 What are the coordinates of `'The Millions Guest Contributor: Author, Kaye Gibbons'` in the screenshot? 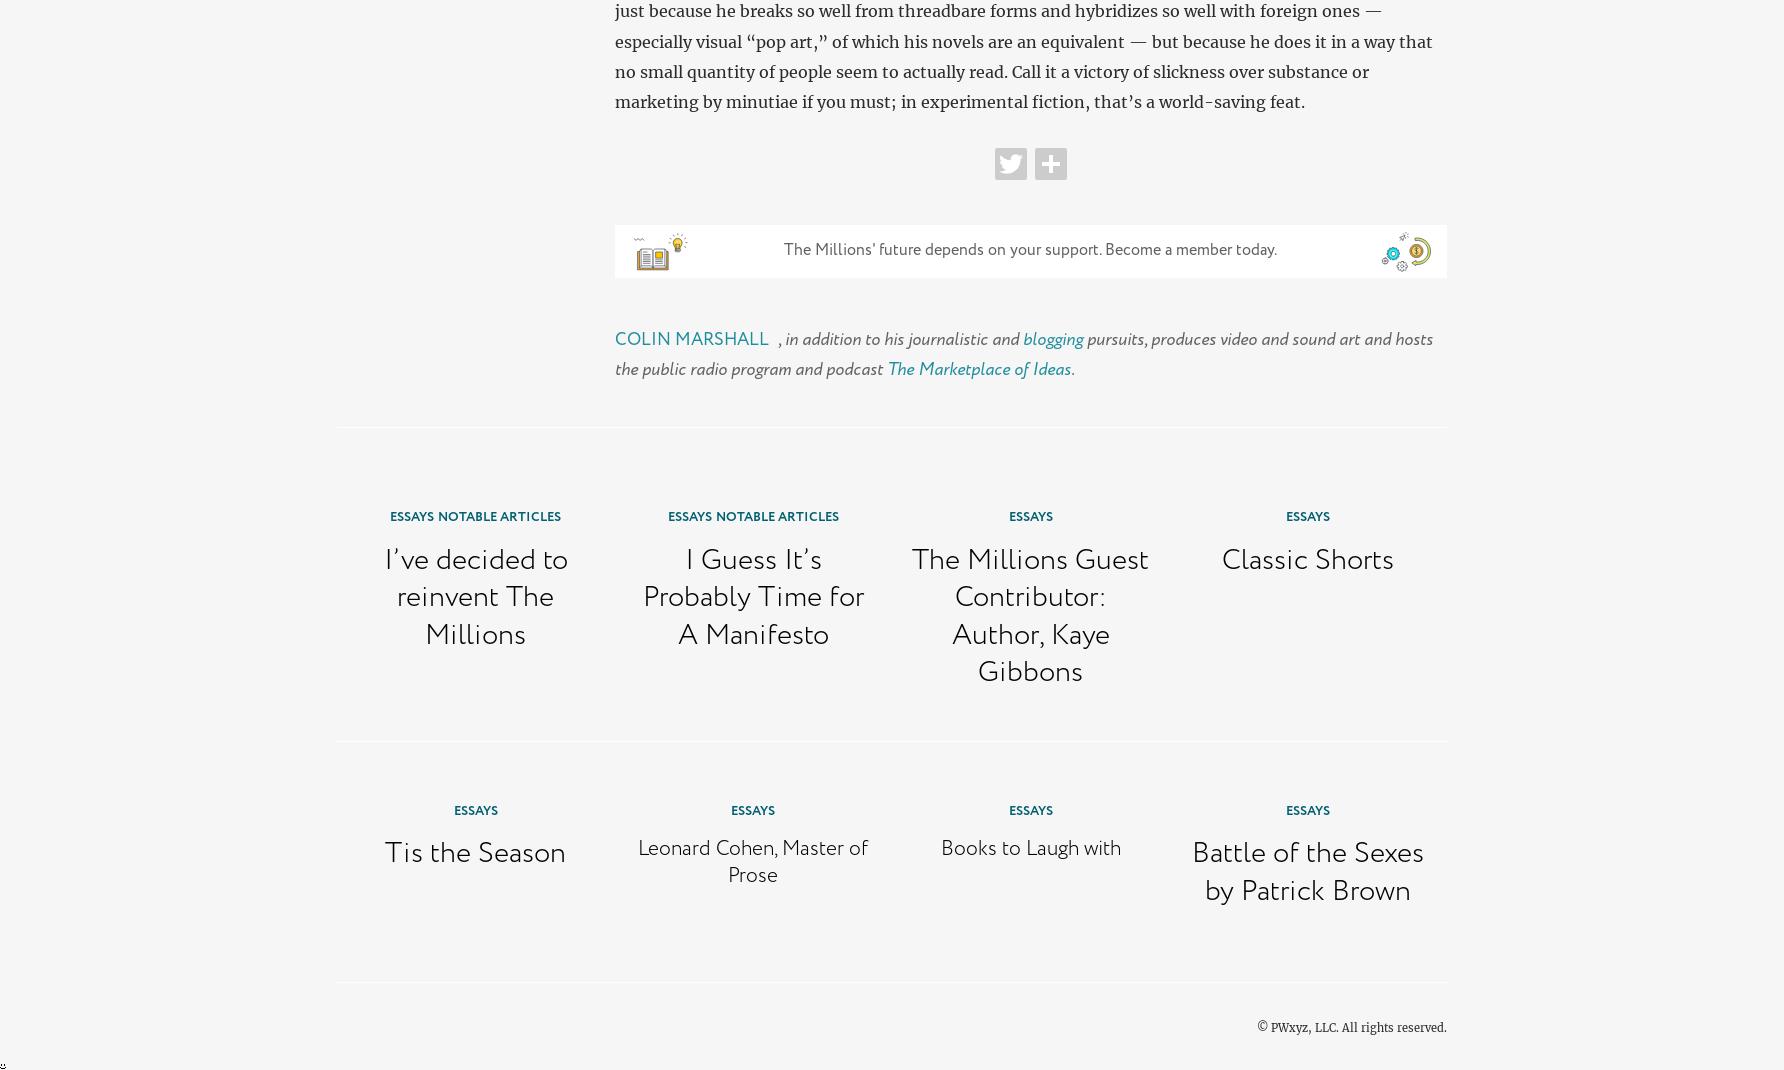 It's located at (1029, 615).